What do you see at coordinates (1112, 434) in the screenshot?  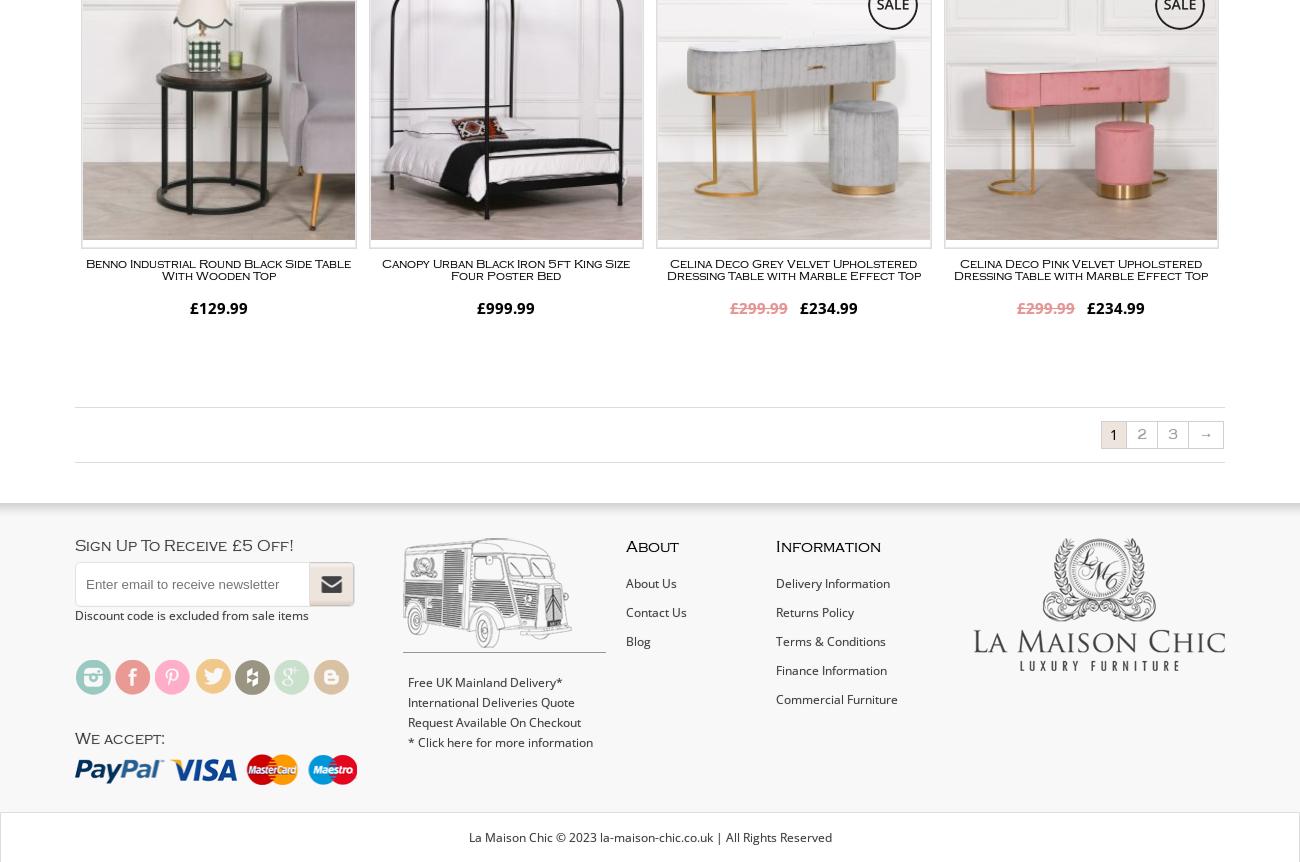 I see `'1'` at bounding box center [1112, 434].